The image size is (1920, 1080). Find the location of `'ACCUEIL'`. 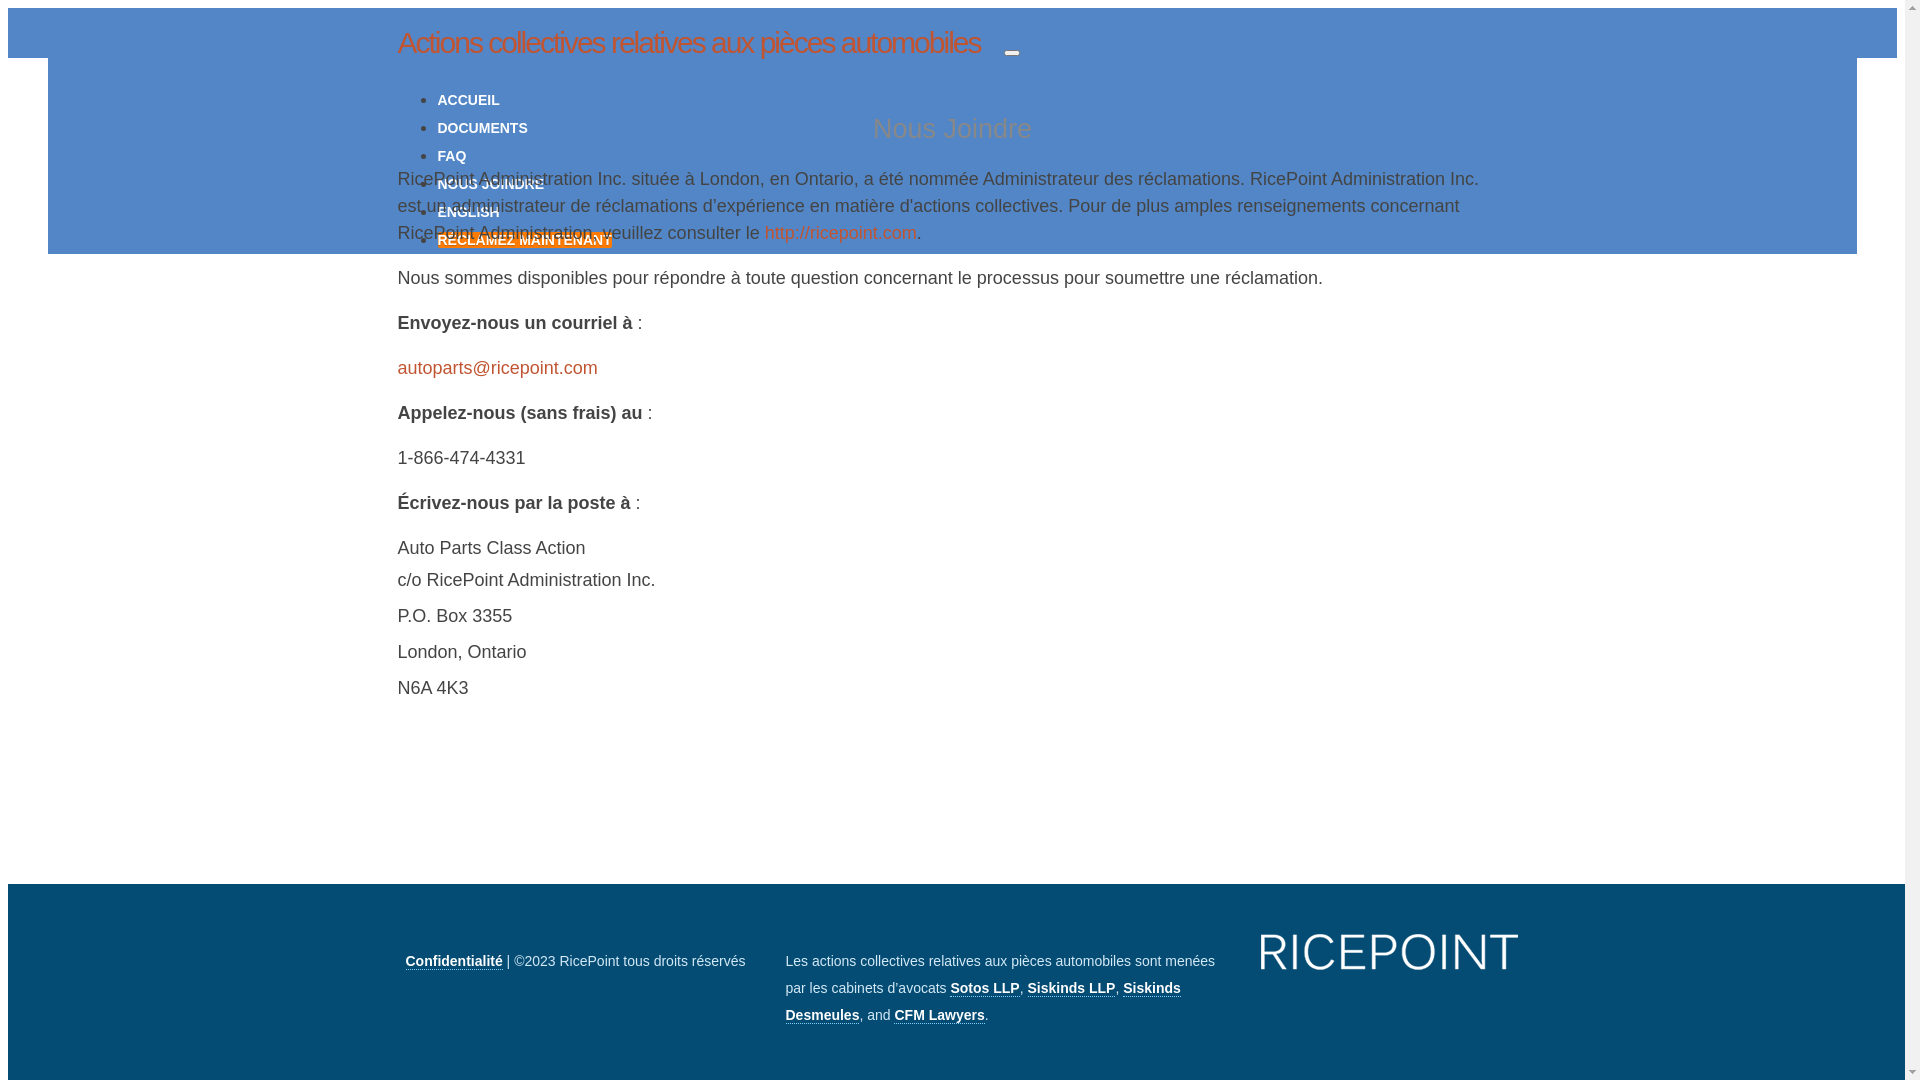

'ACCUEIL' is located at coordinates (468, 100).